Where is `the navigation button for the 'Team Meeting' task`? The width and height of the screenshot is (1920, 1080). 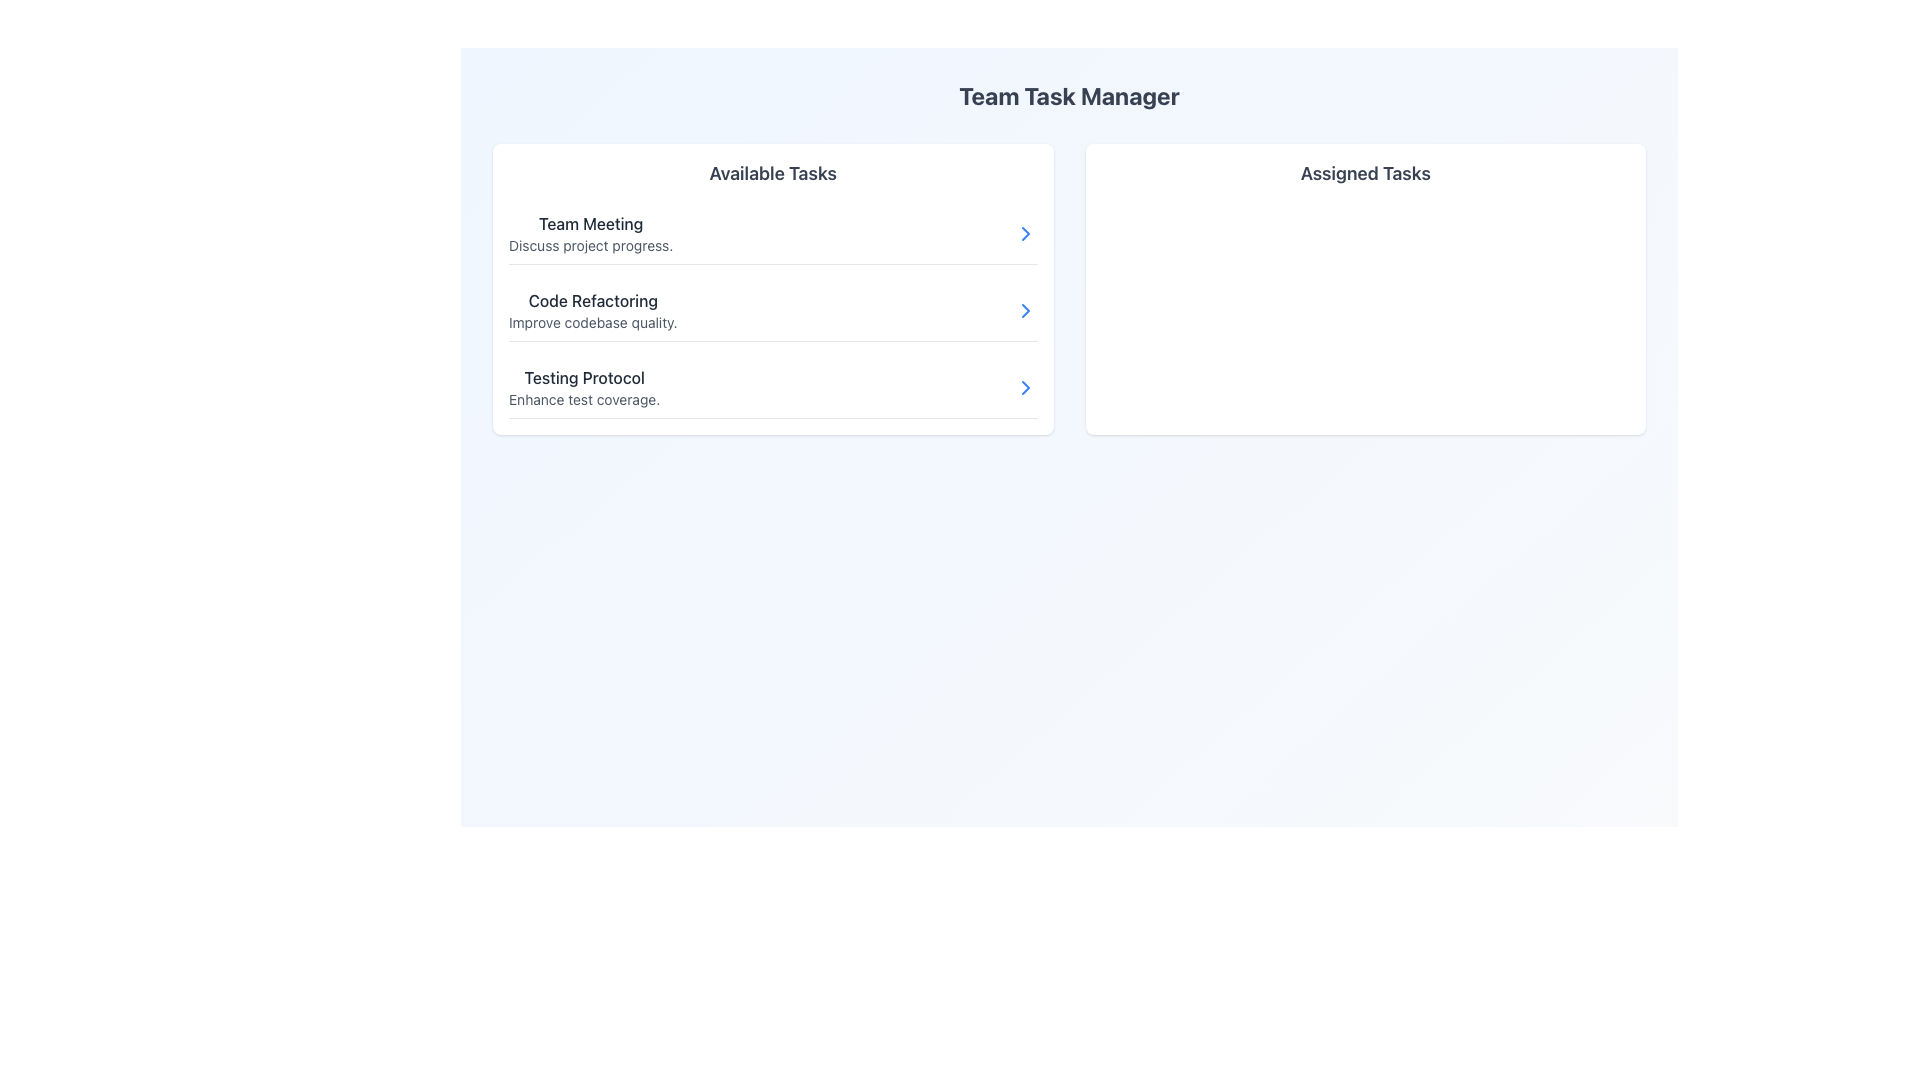 the navigation button for the 'Team Meeting' task is located at coordinates (1025, 233).